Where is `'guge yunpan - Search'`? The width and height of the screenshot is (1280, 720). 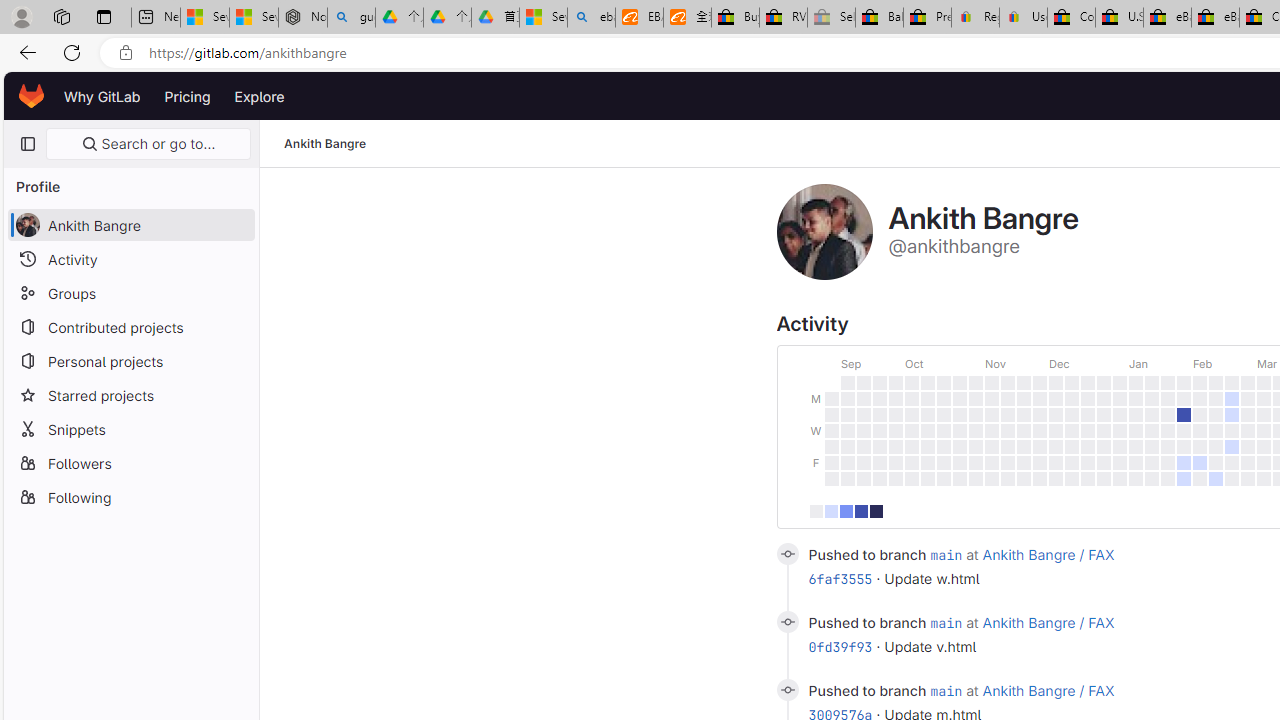 'guge yunpan - Search' is located at coordinates (351, 17).